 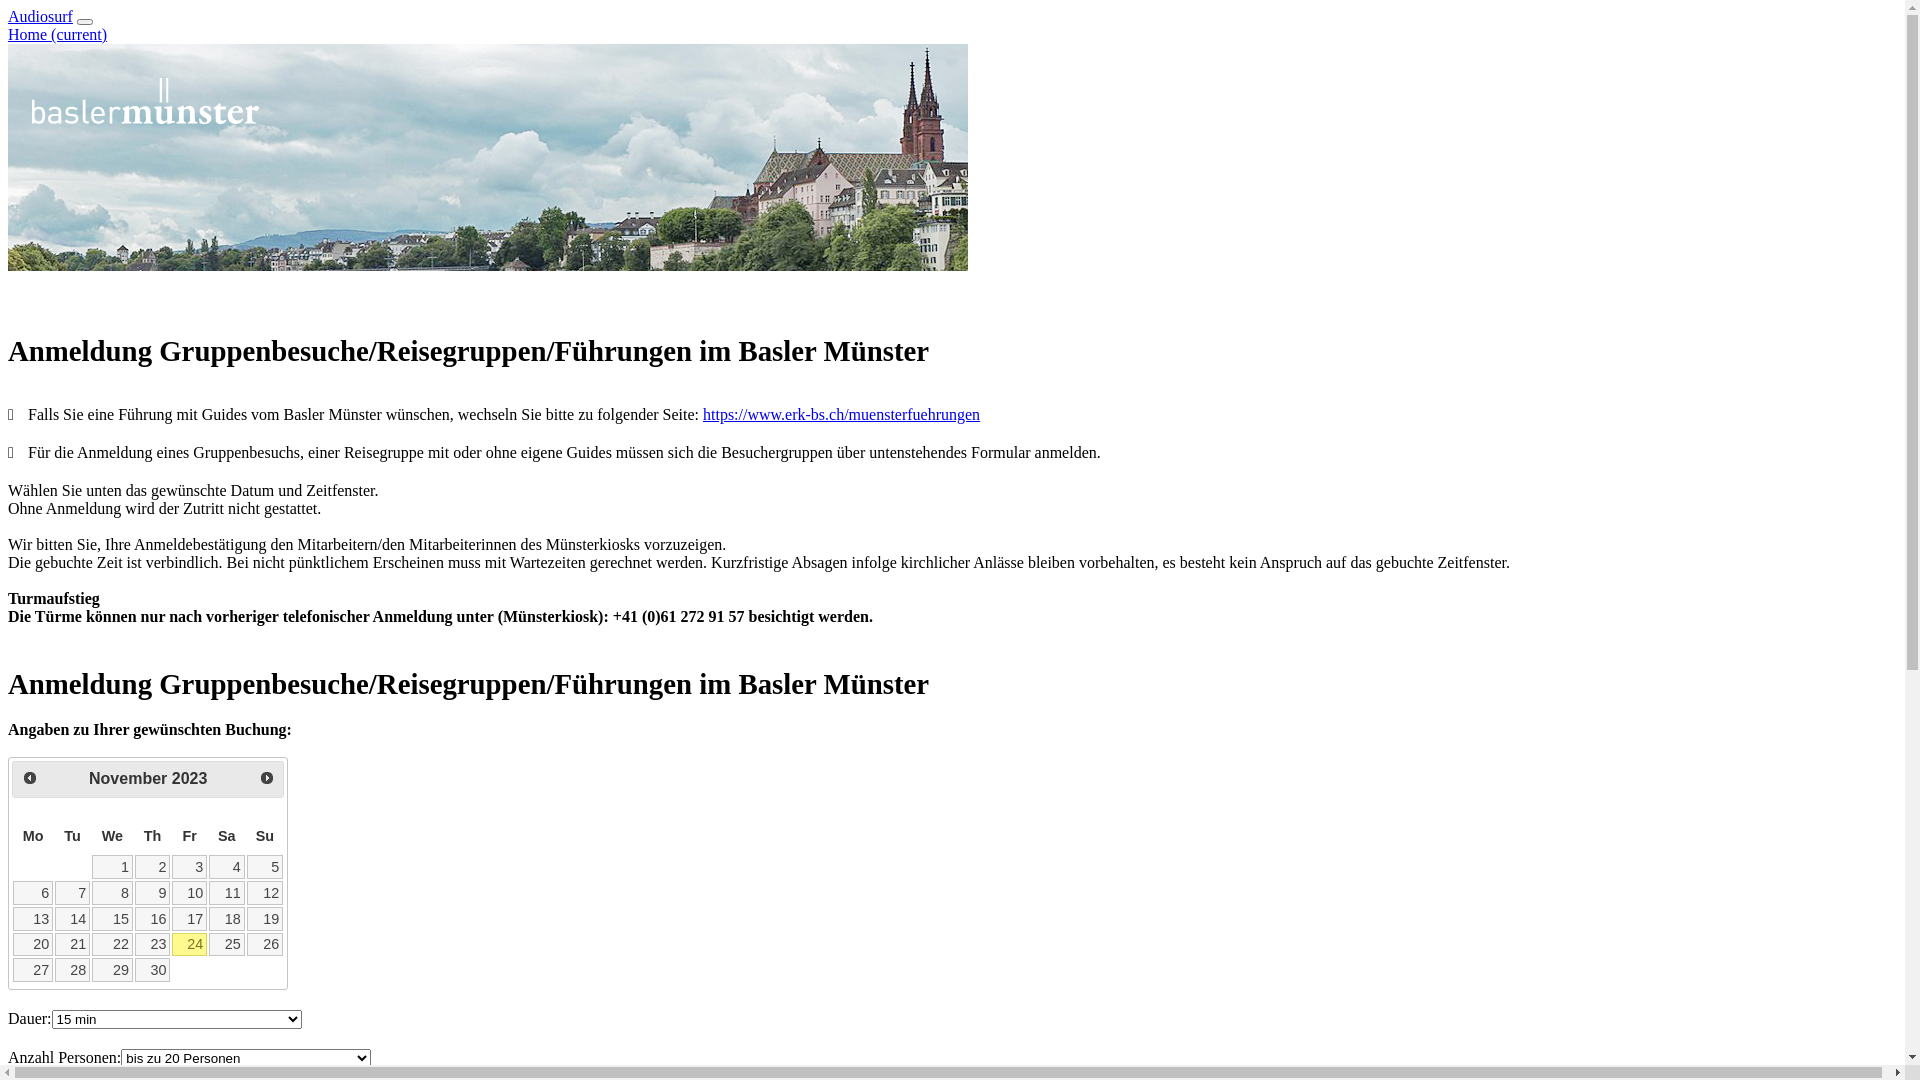 I want to click on '8', so click(x=111, y=892).